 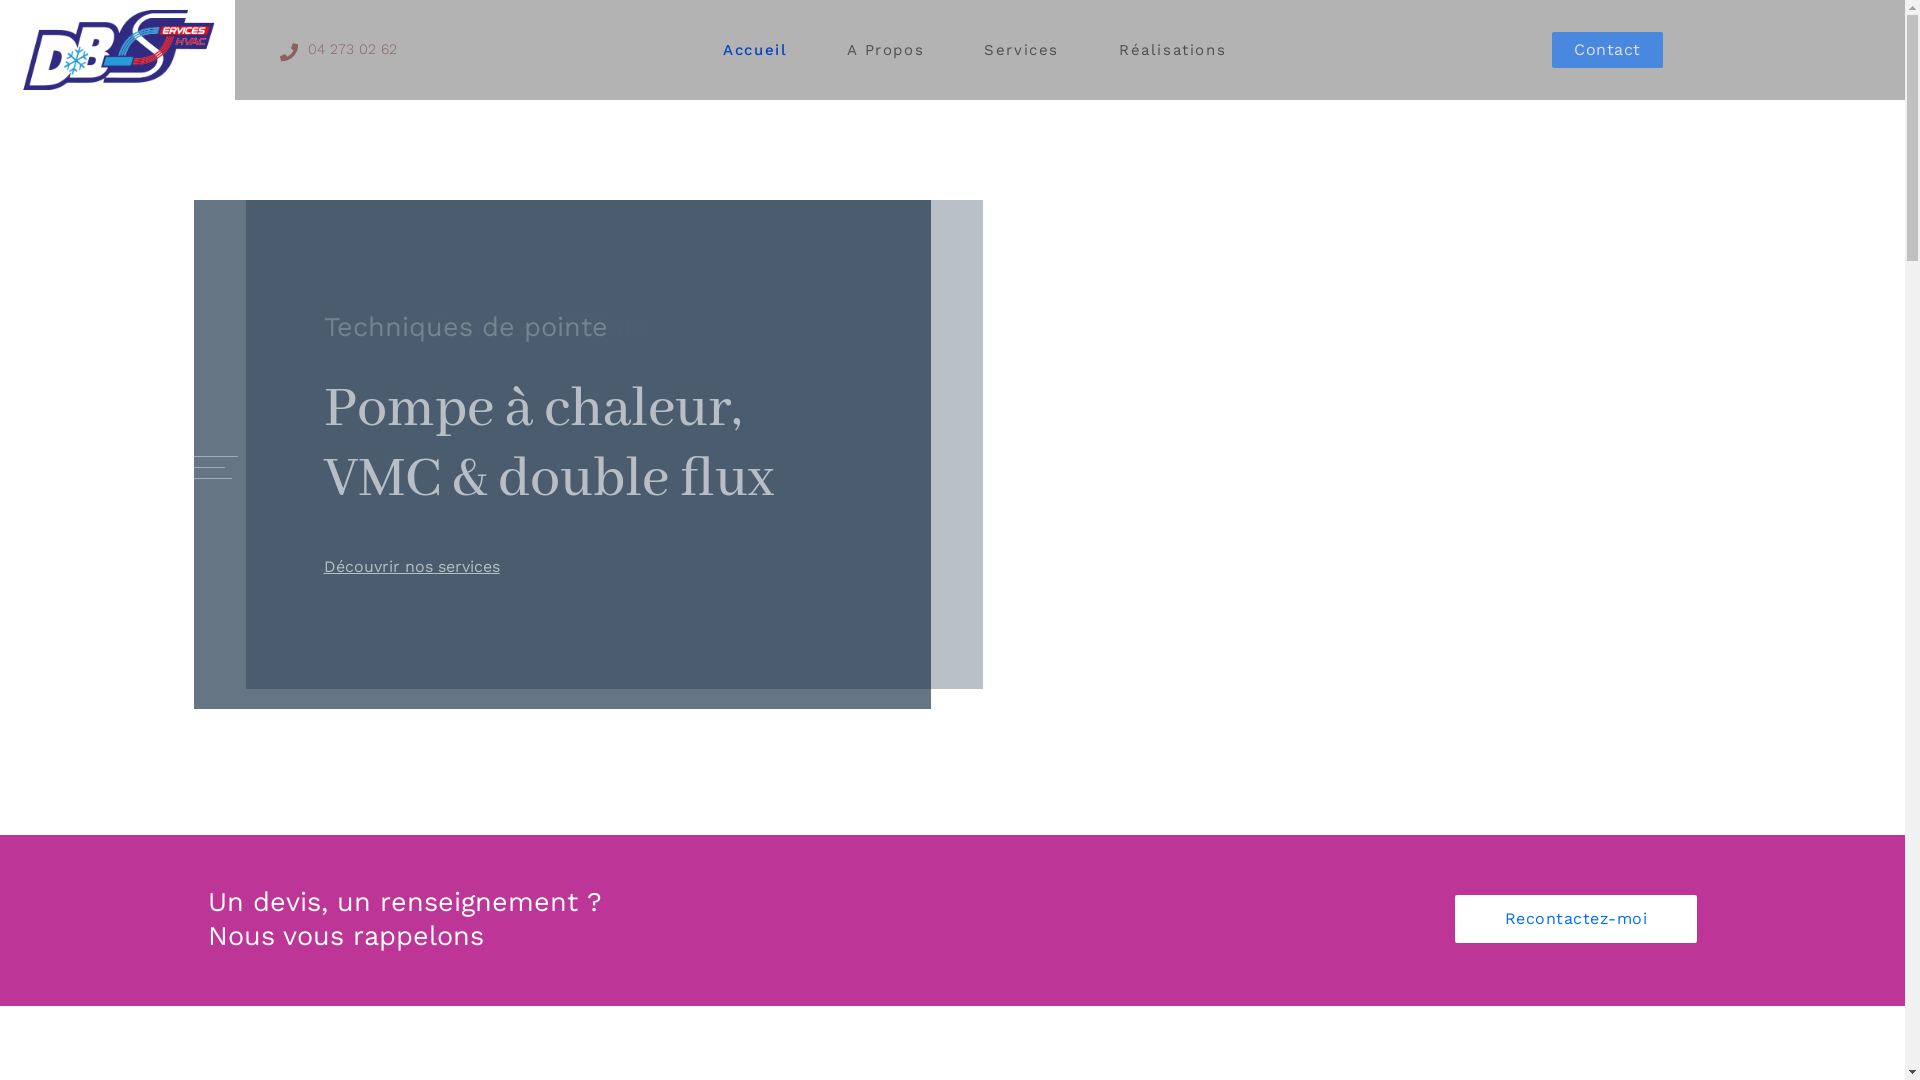 I want to click on 'Services', so click(x=1021, y=49).